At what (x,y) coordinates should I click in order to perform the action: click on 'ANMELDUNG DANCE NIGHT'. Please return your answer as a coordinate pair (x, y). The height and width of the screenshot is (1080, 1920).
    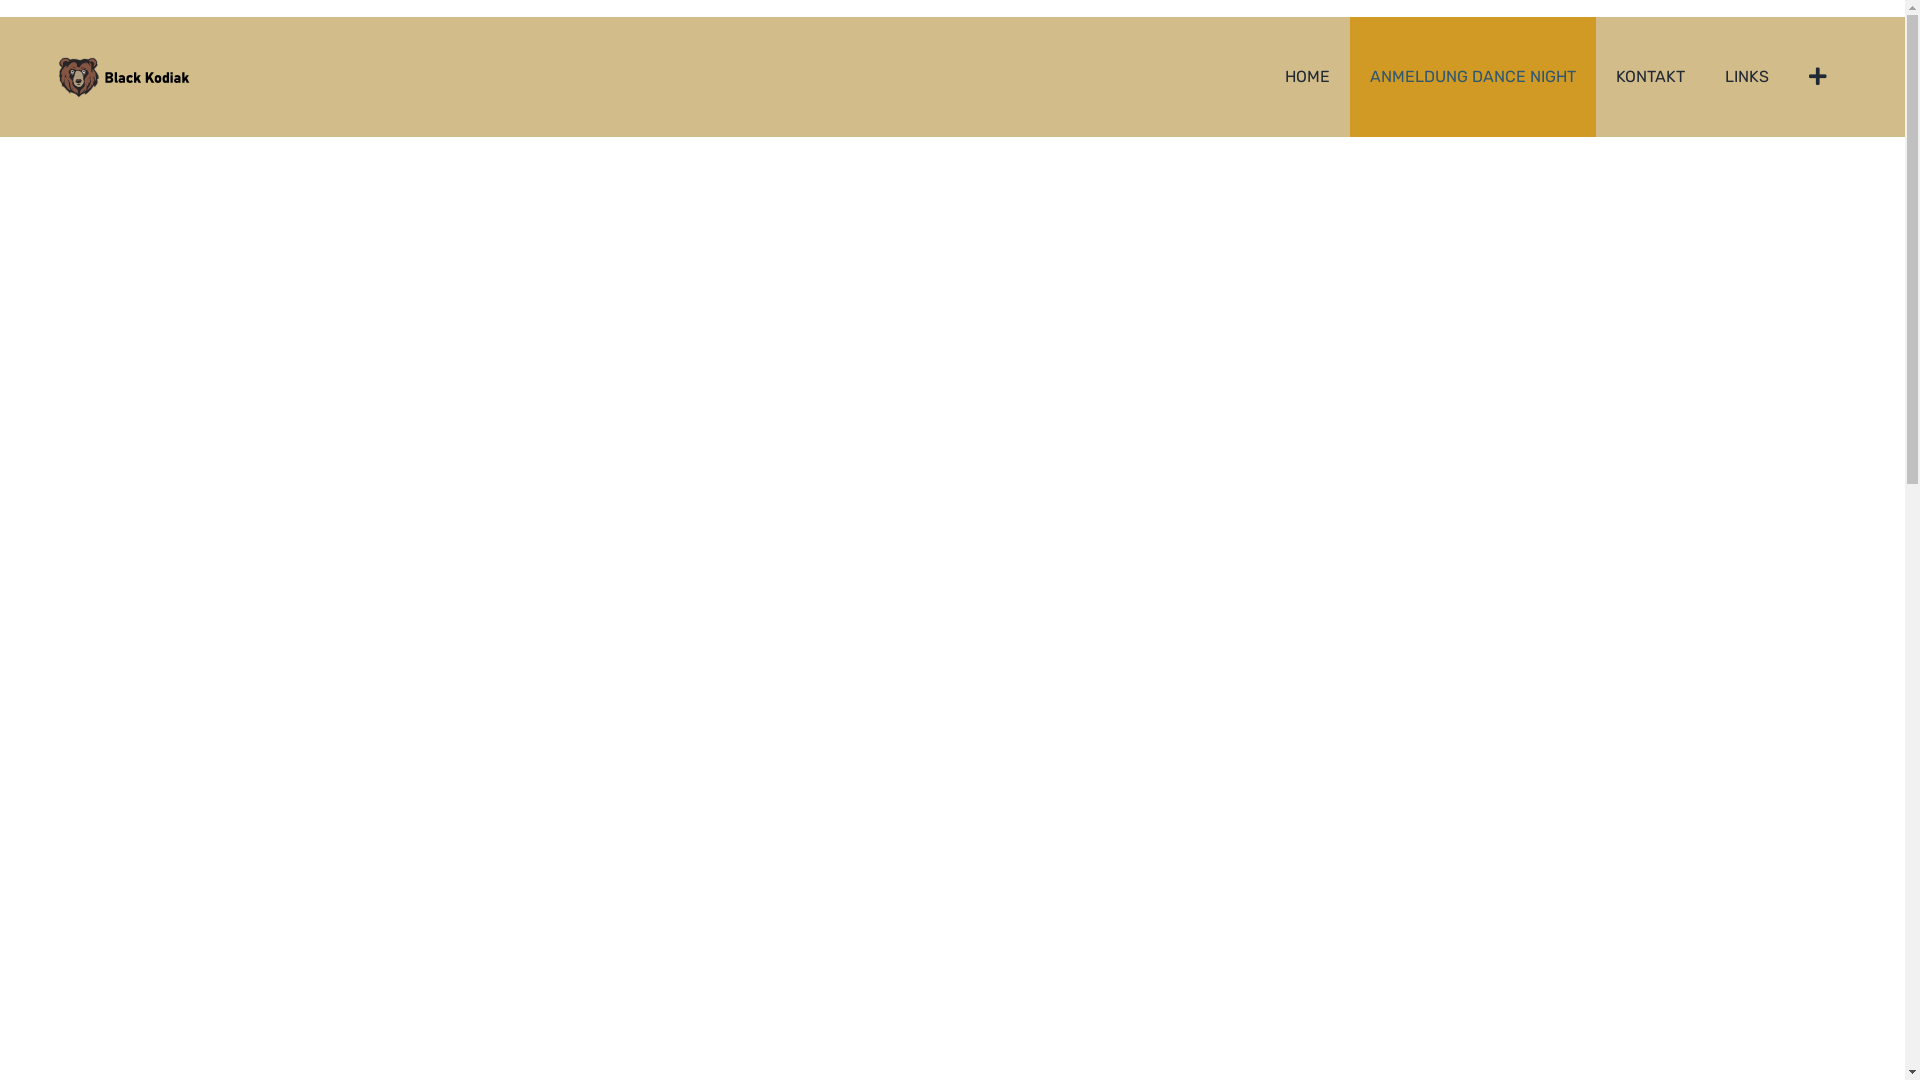
    Looking at the image, I should click on (1473, 76).